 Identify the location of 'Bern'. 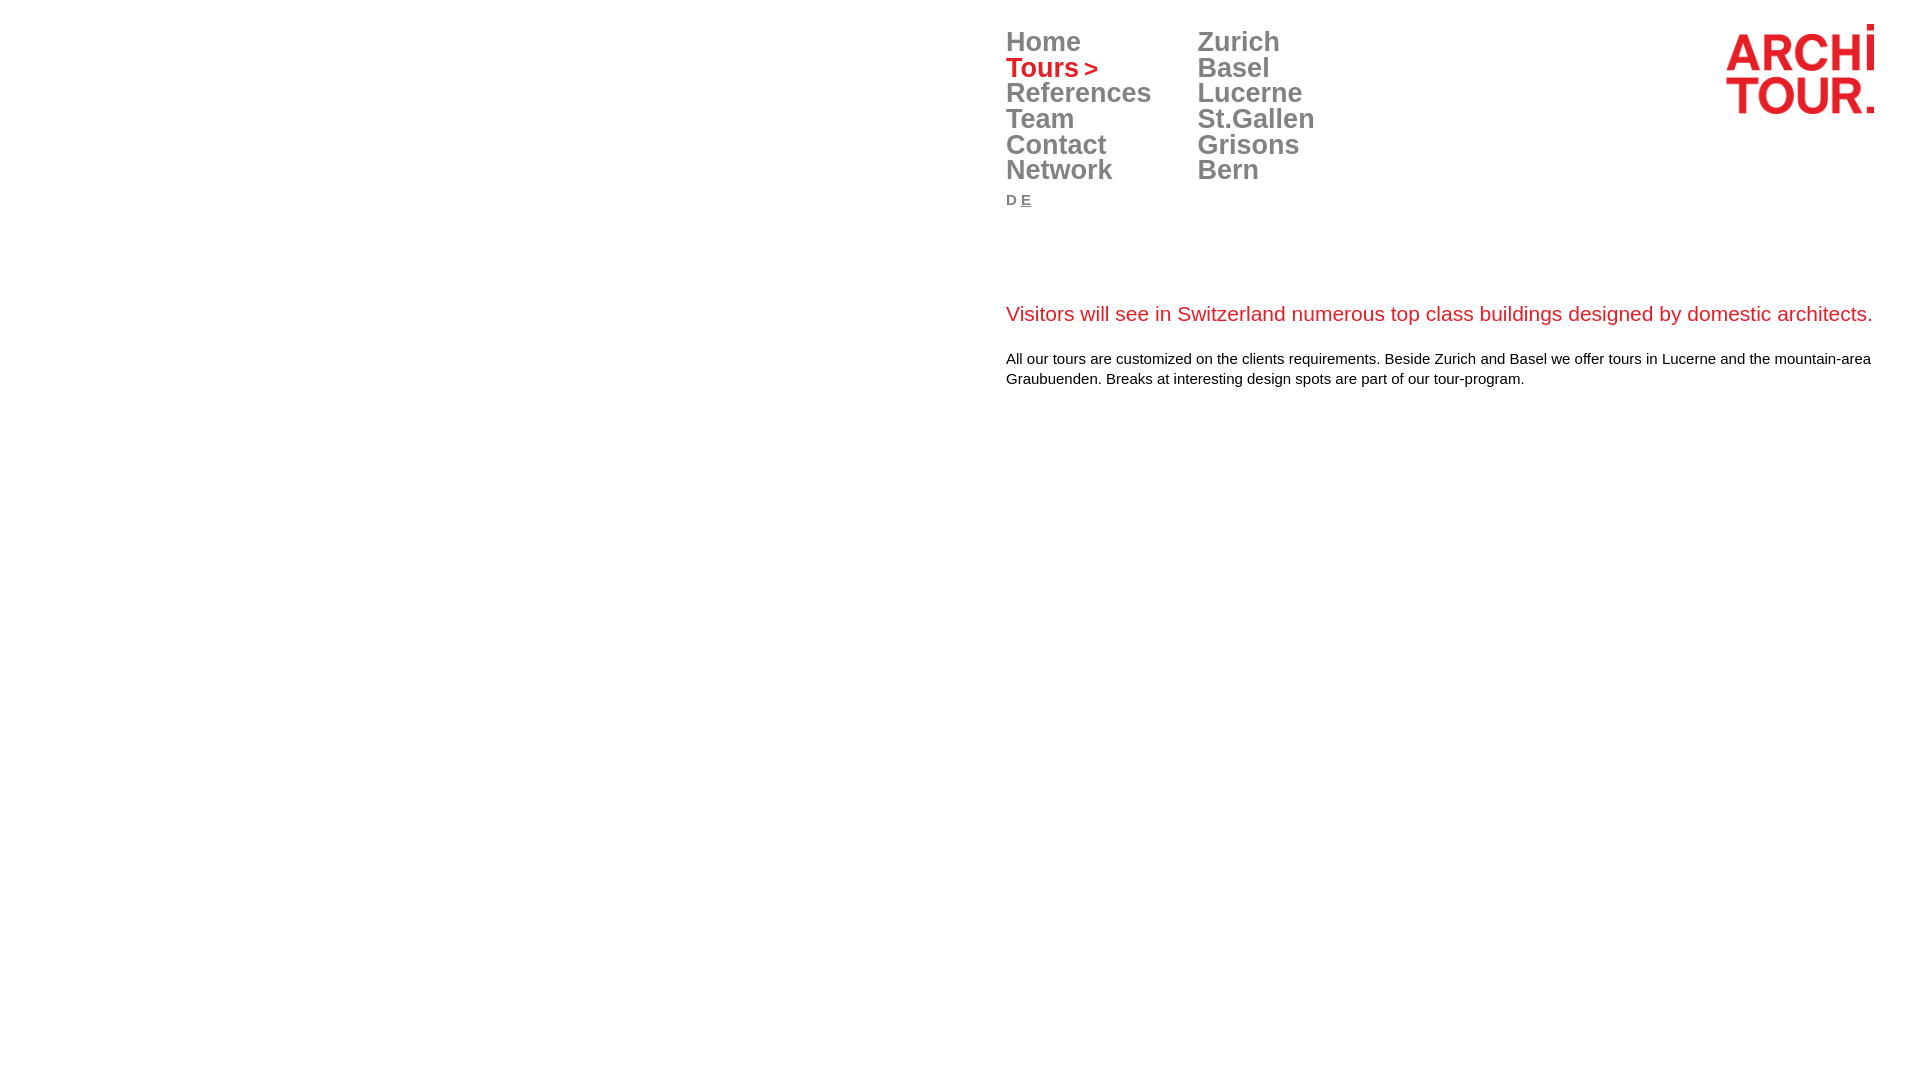
(1198, 168).